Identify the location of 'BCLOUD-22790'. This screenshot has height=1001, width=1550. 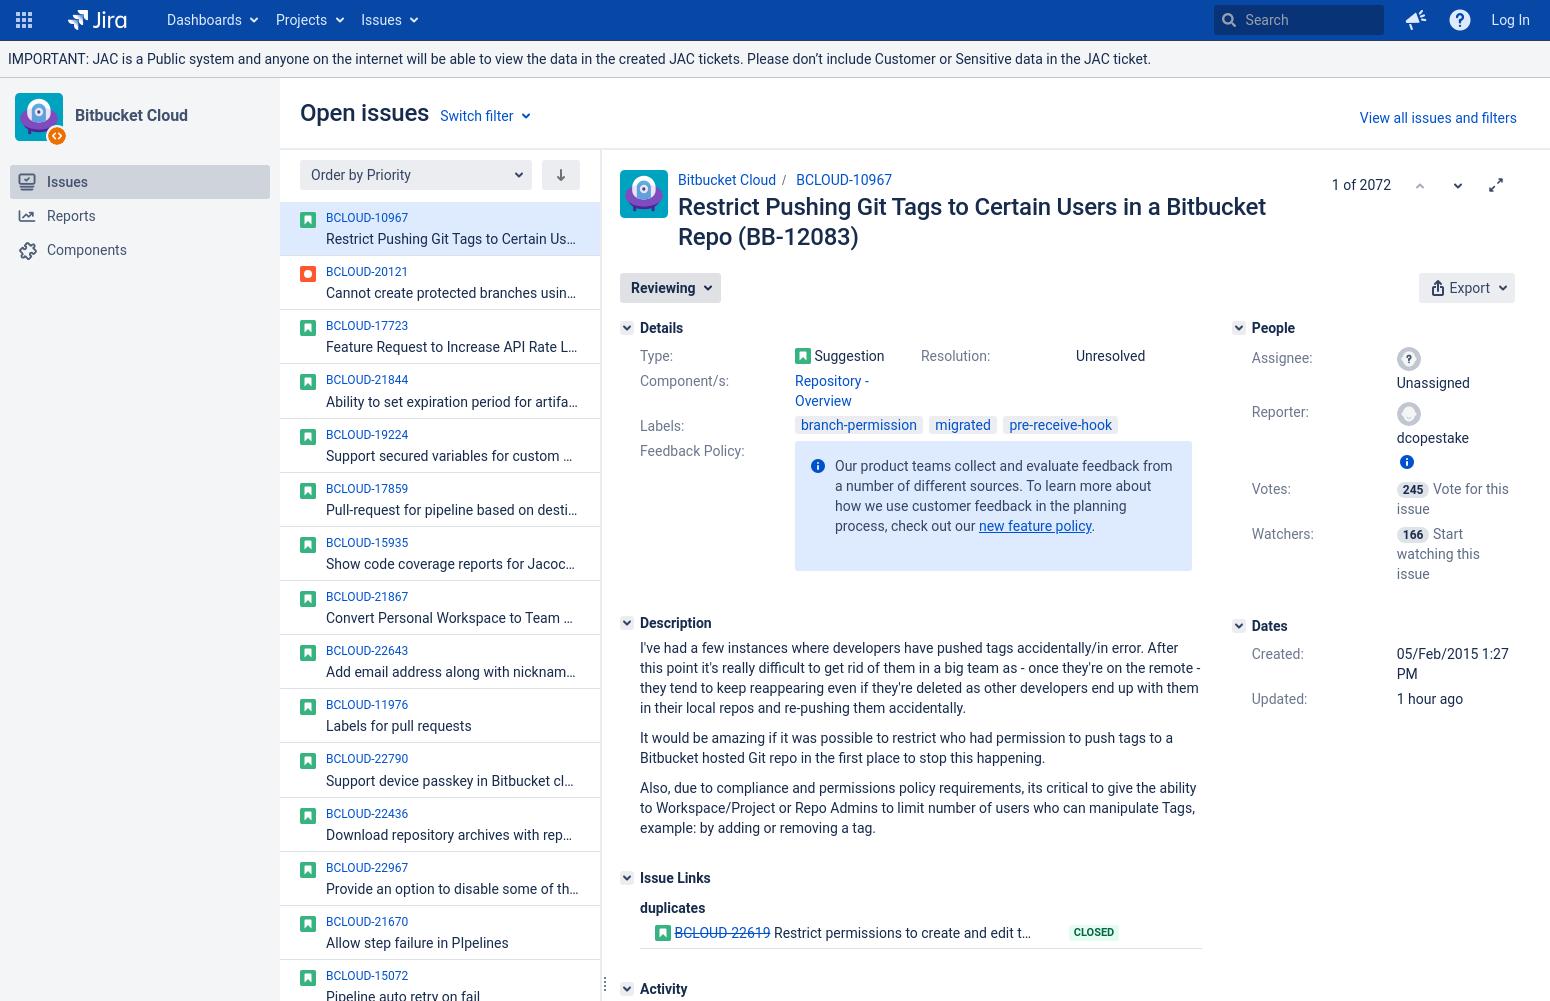
(366, 758).